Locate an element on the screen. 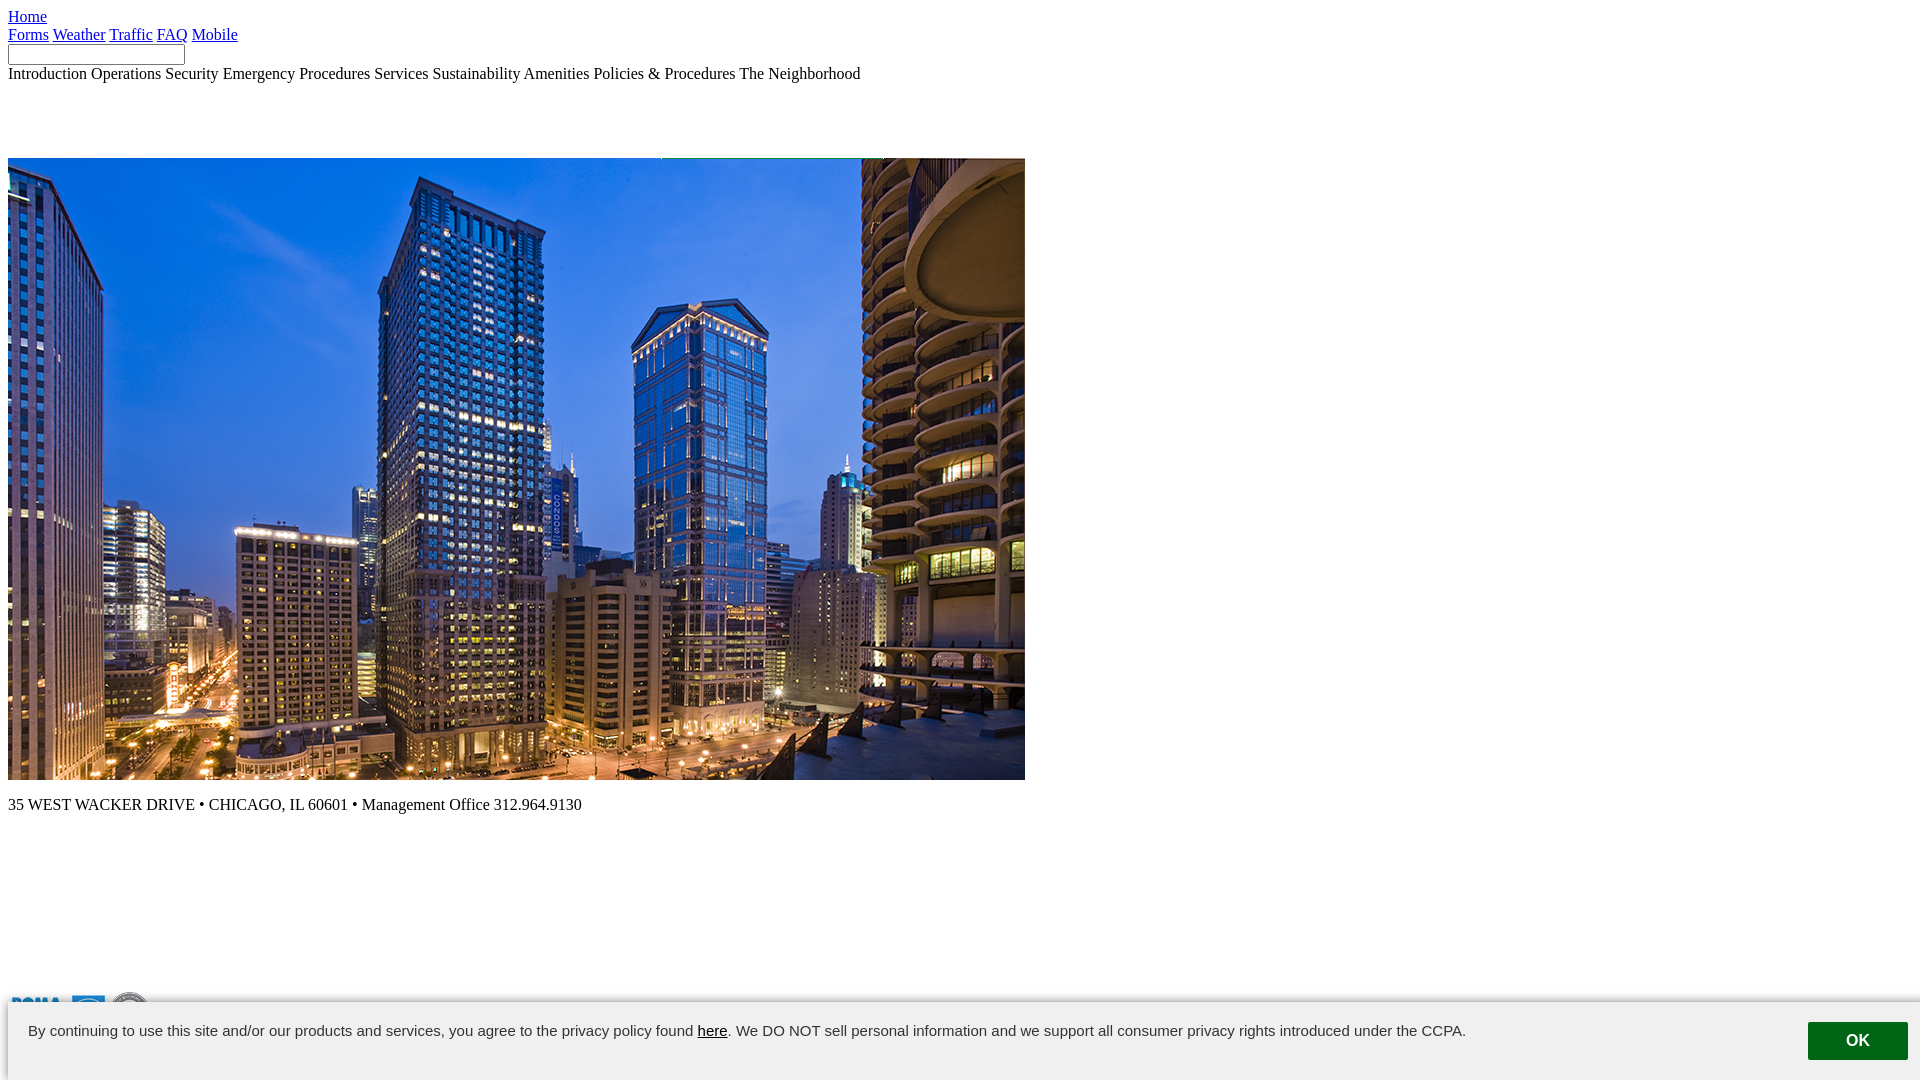  'Powered by ETS.' is located at coordinates (627, 1048).